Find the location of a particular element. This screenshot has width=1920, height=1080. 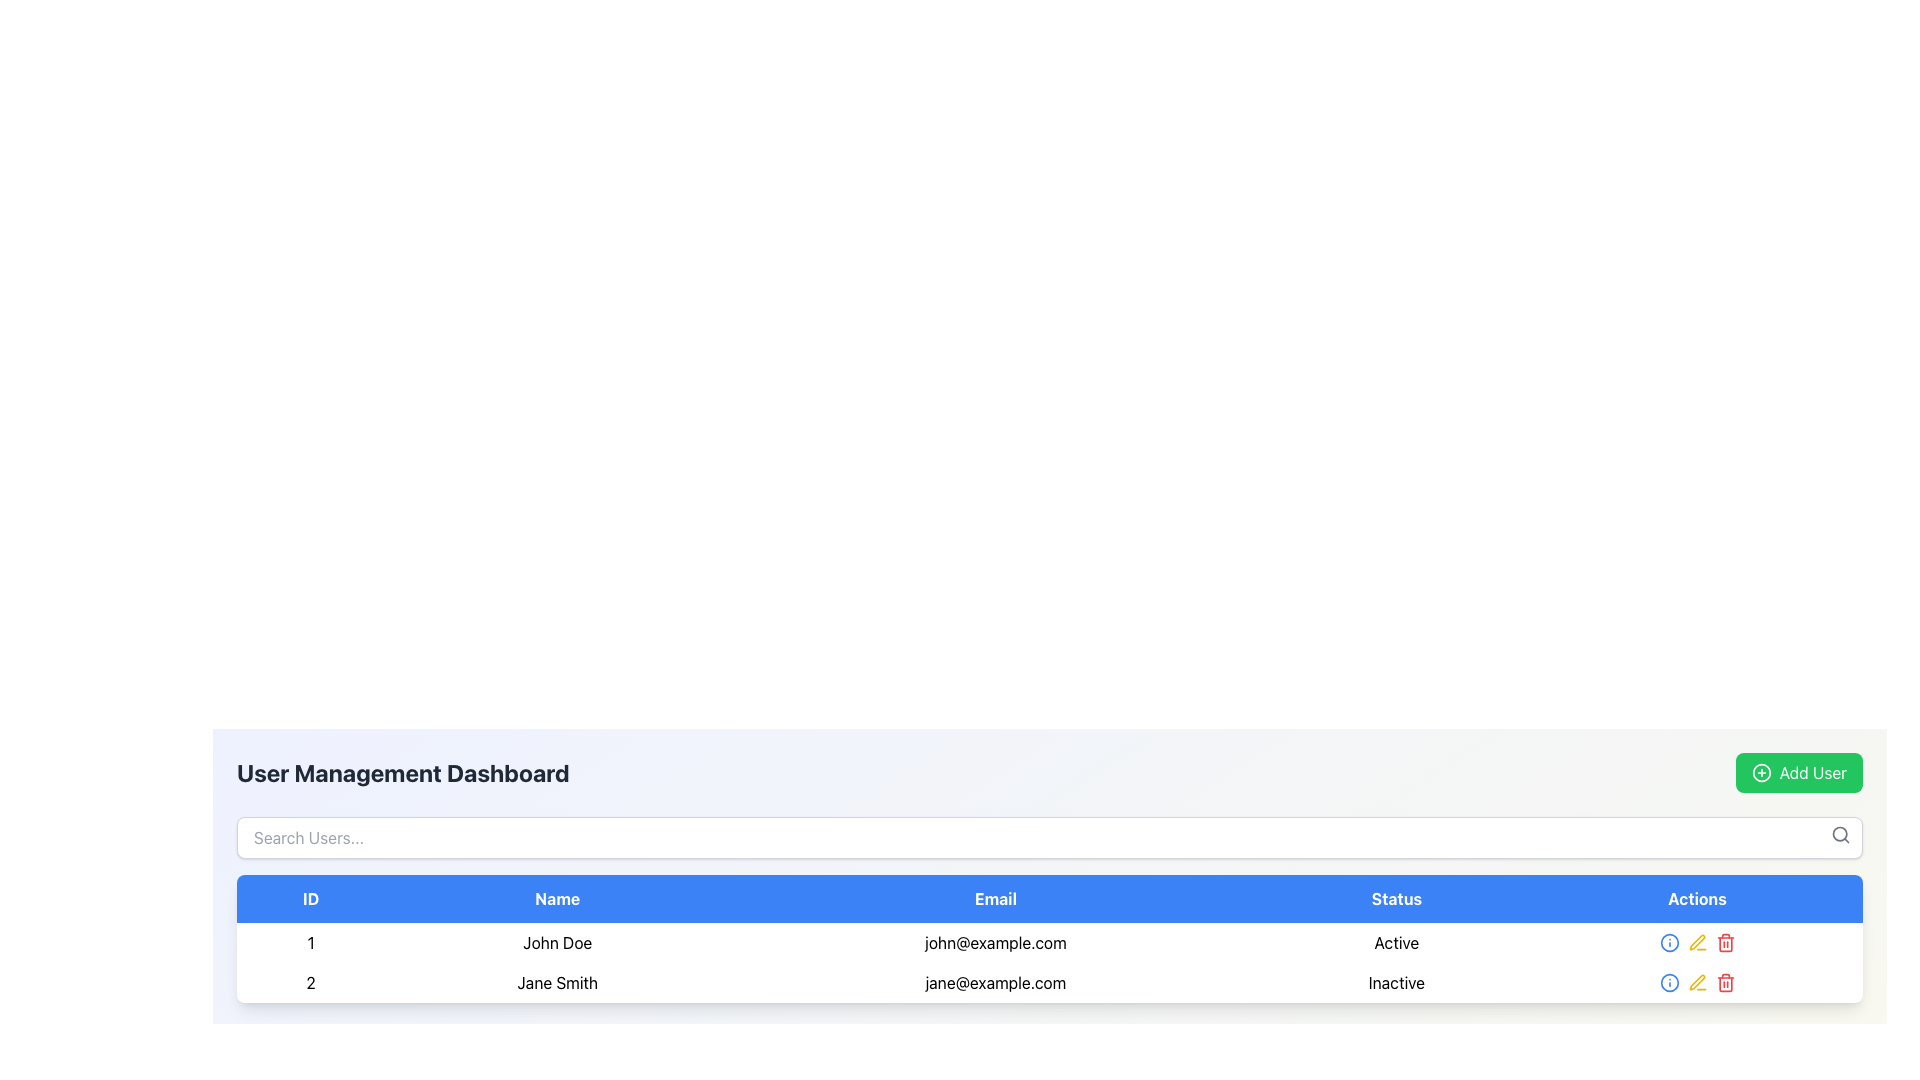

the 'Add User' icon located at the top-right corner of the interface, which serves as a visual indicator for adding a new user is located at coordinates (1761, 771).